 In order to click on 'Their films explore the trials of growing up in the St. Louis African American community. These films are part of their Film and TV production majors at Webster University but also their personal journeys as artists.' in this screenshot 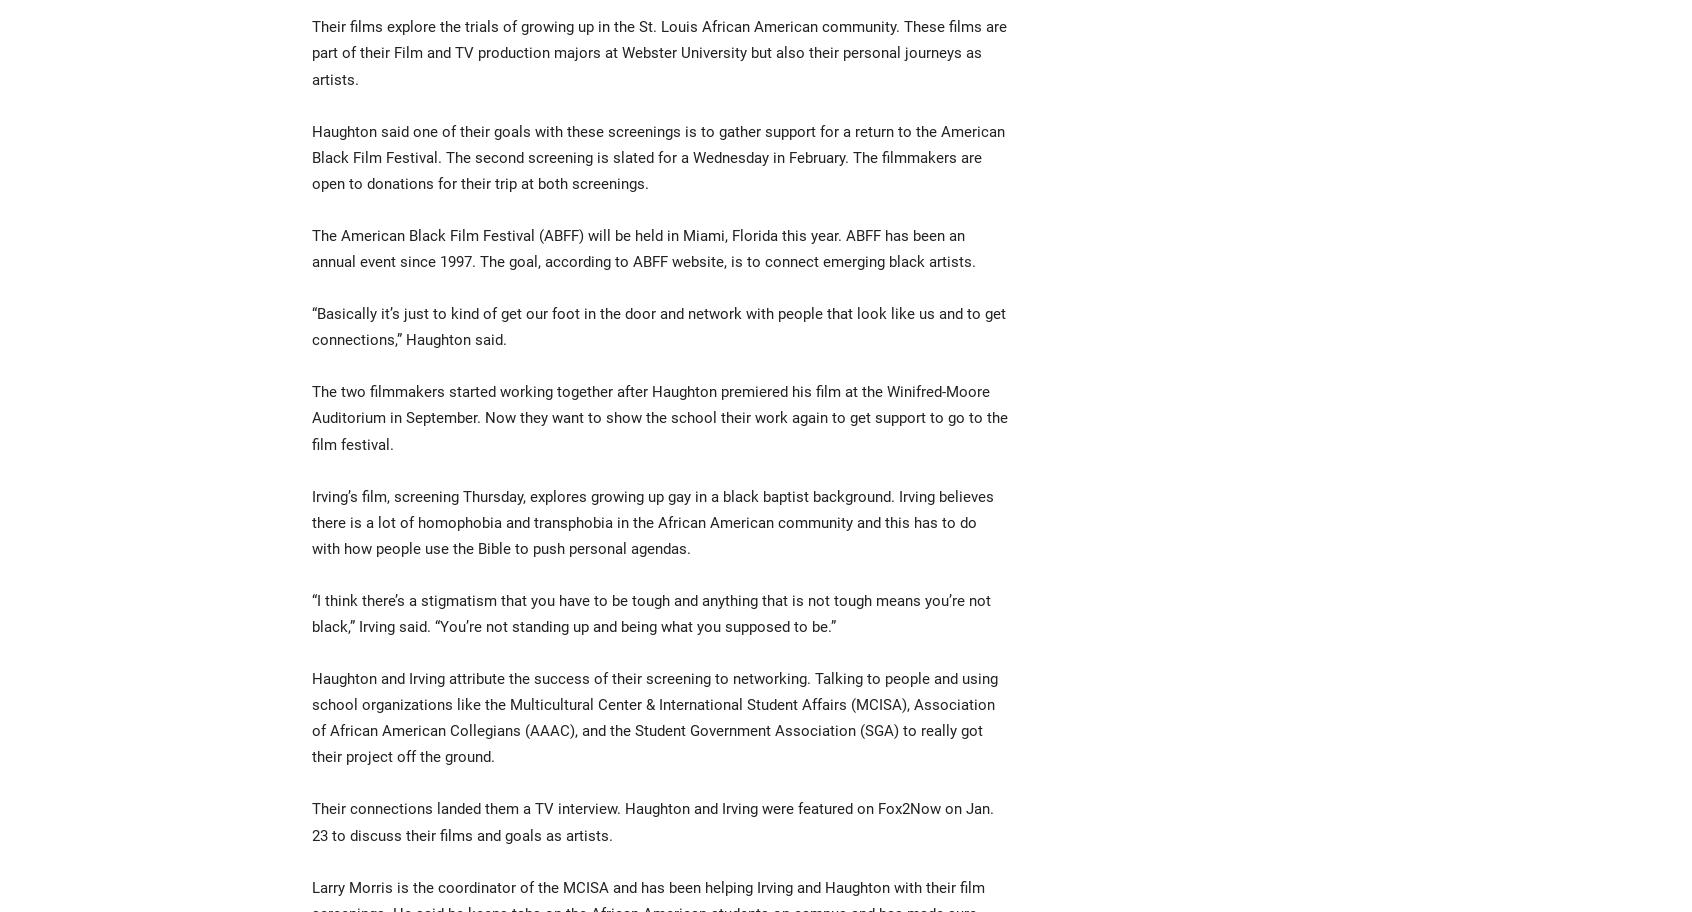, I will do `click(659, 51)`.